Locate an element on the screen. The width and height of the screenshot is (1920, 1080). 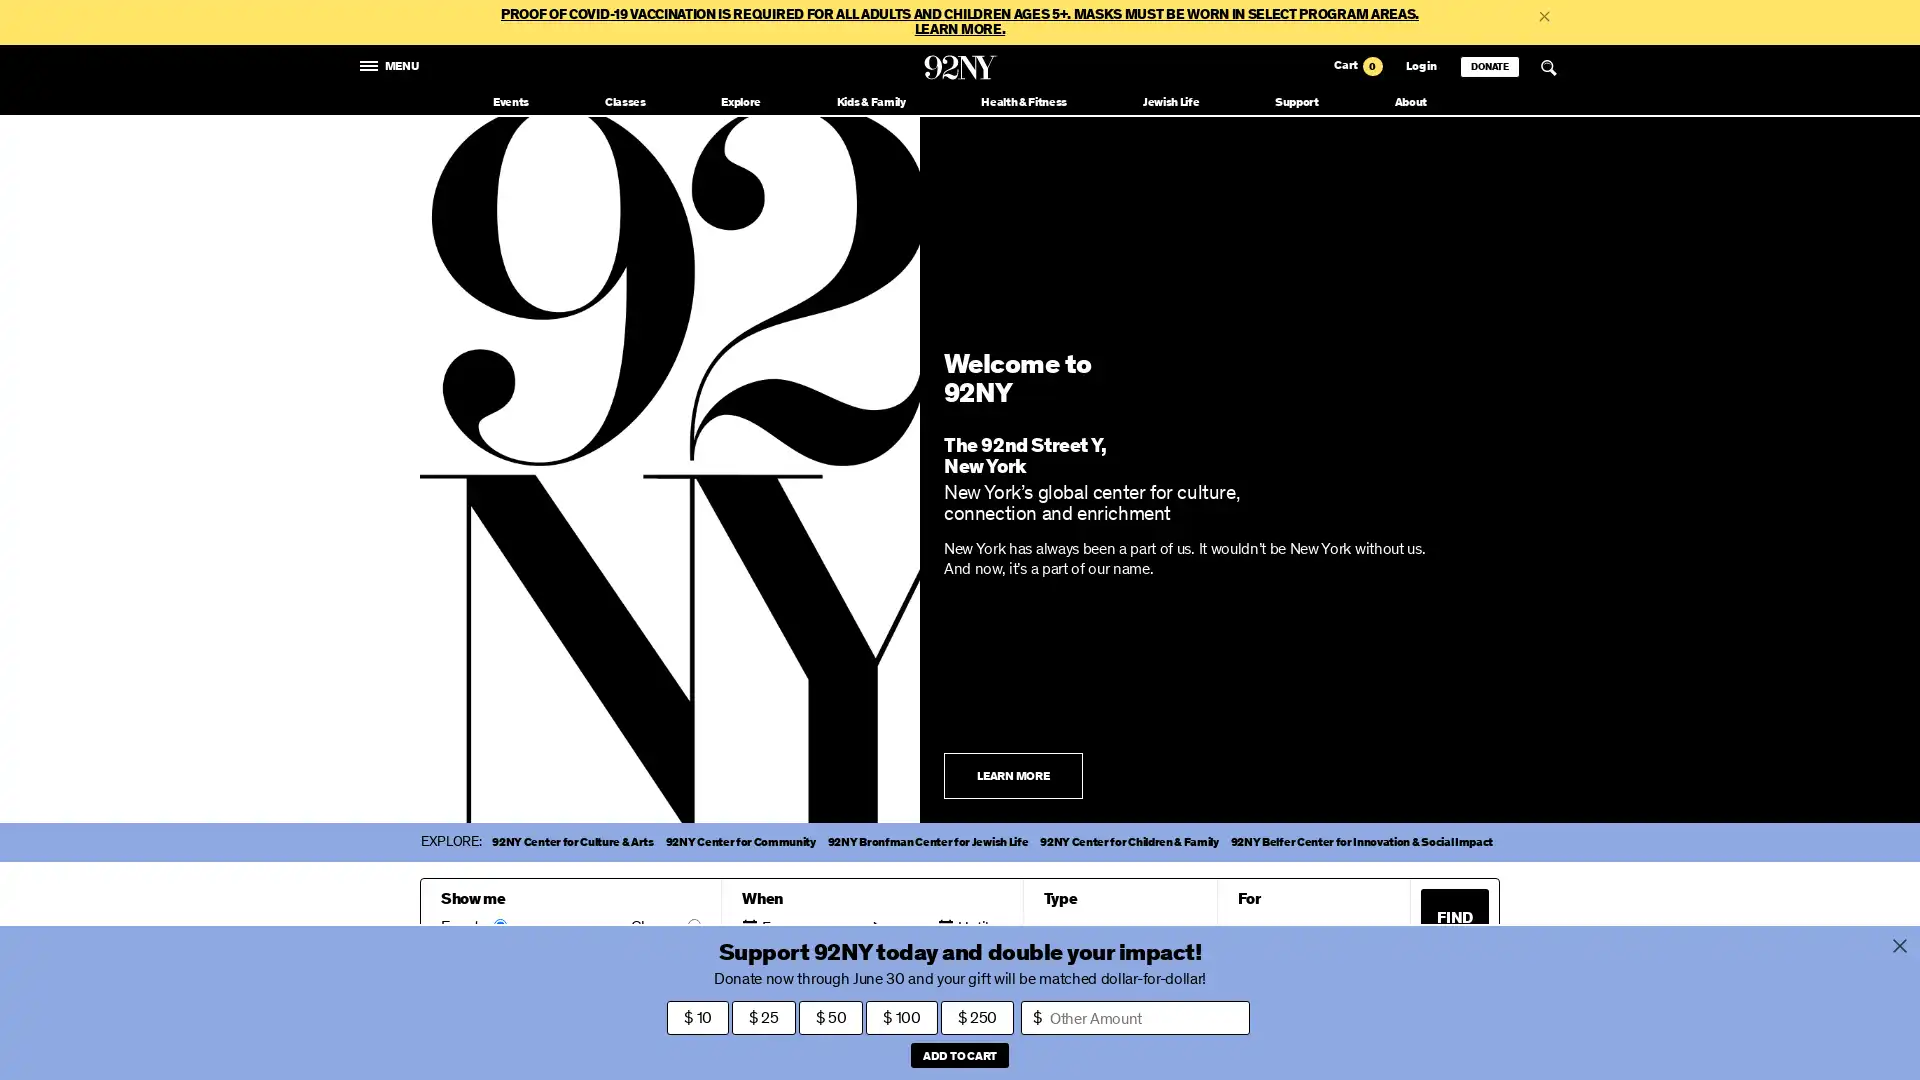
Close this alert is located at coordinates (1543, 15).